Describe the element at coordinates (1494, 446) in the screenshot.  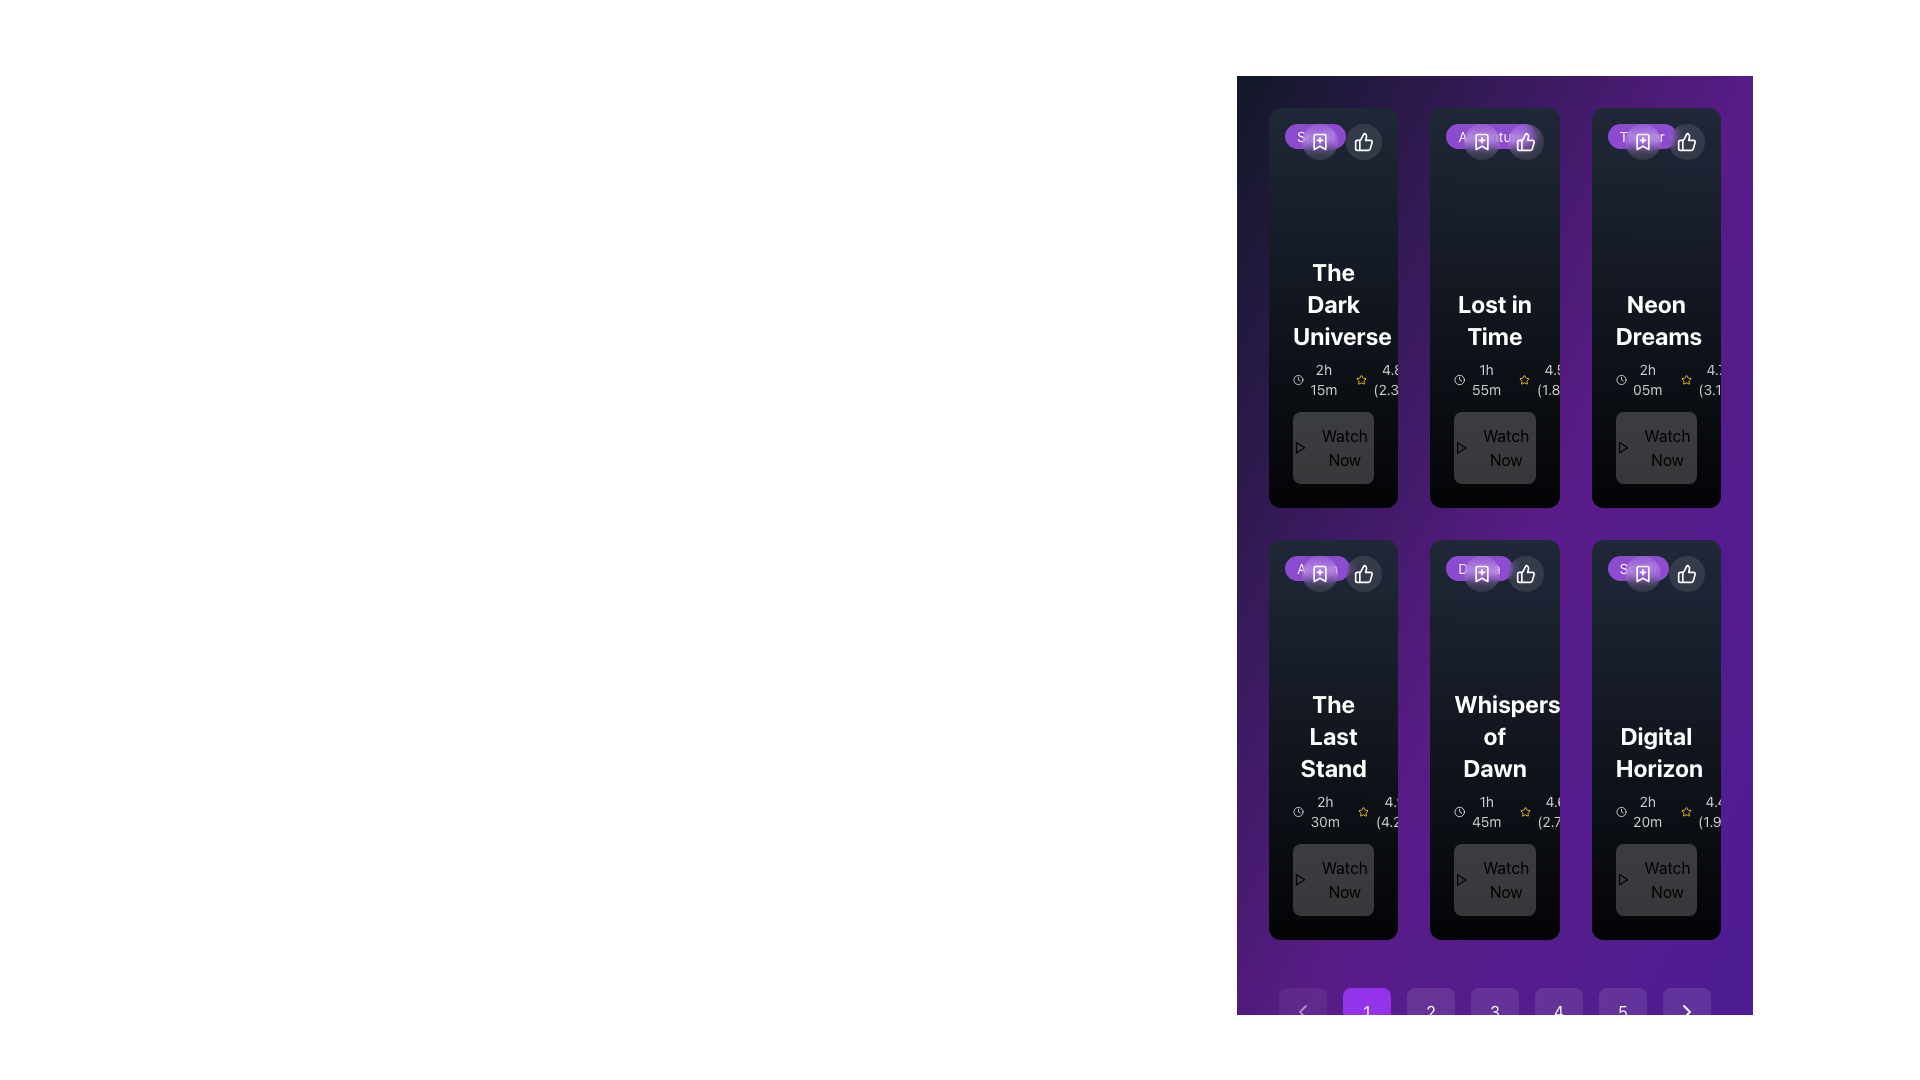
I see `the interactive call-to-action button for the movie 'Lost in Time' located in the middle column of the top row in the grid layout` at that location.